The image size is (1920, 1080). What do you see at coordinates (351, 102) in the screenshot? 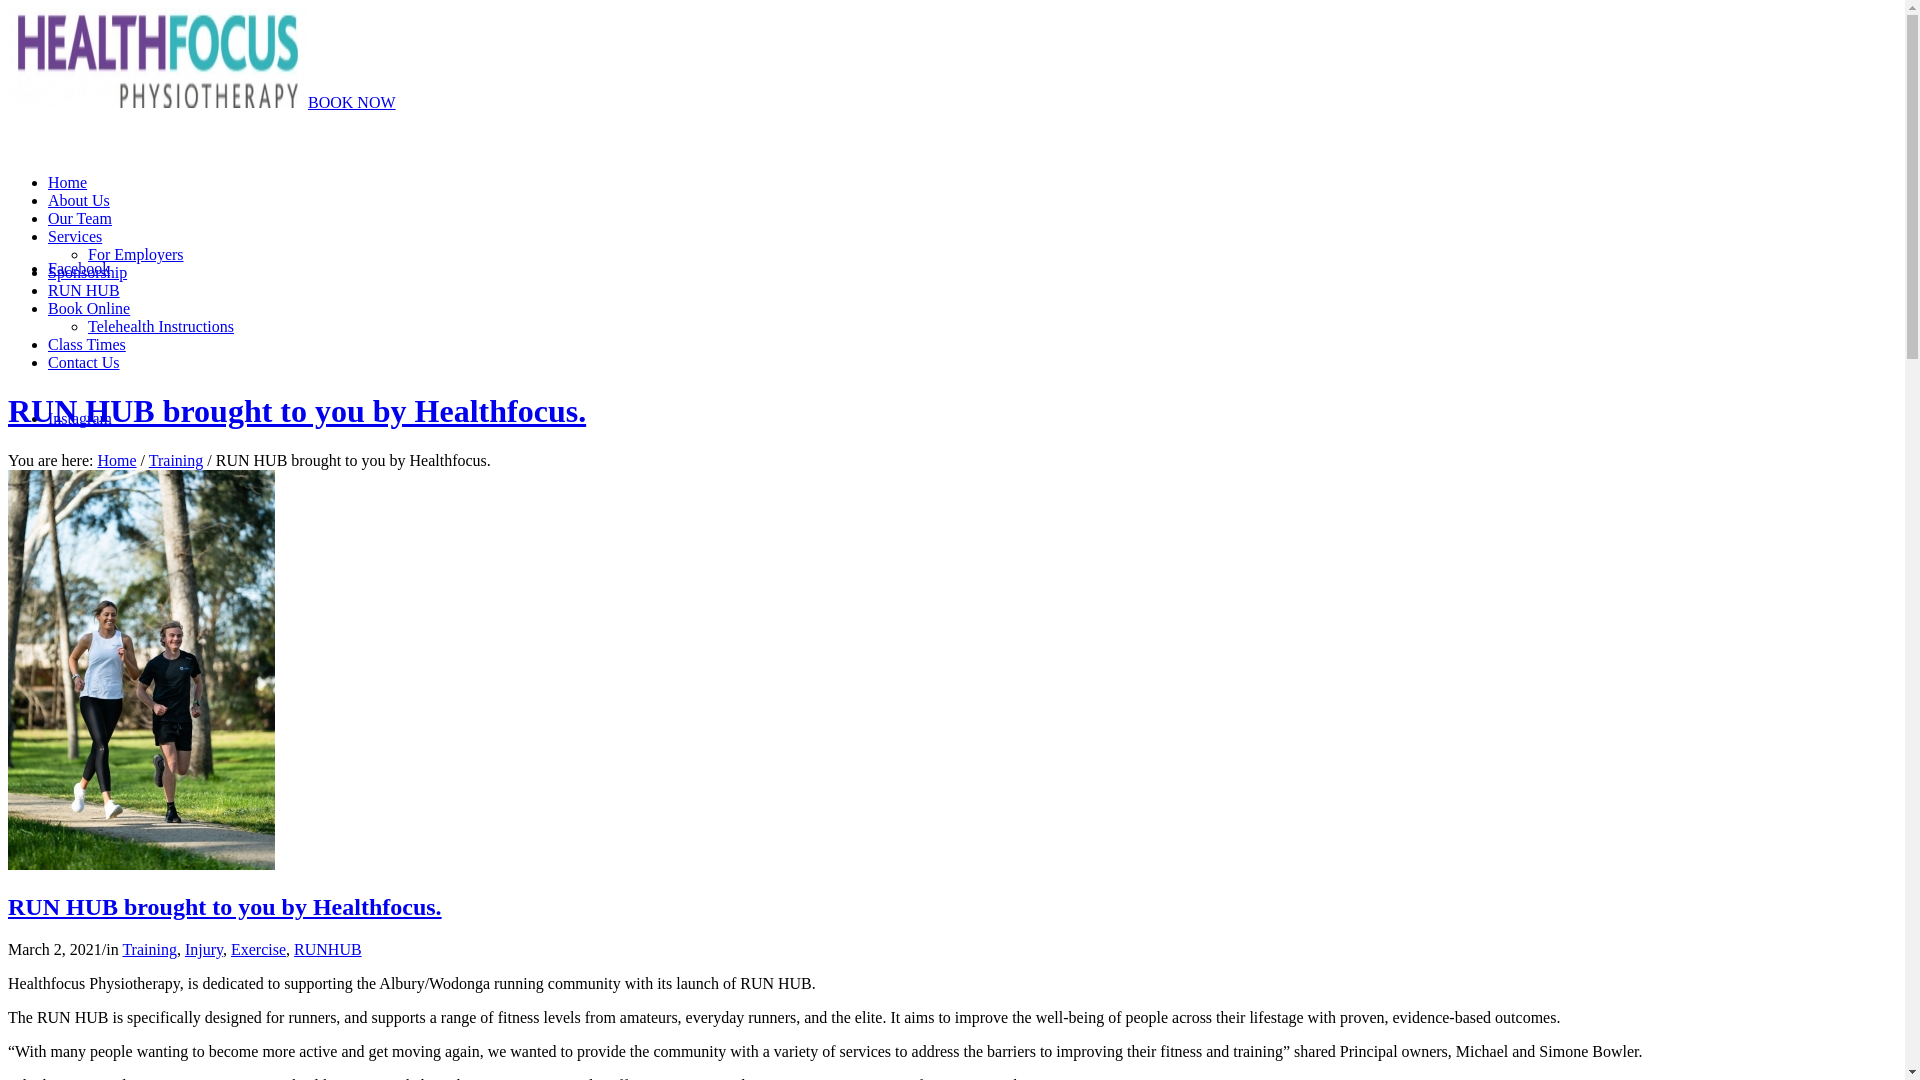
I see `'BOOK NOW'` at bounding box center [351, 102].